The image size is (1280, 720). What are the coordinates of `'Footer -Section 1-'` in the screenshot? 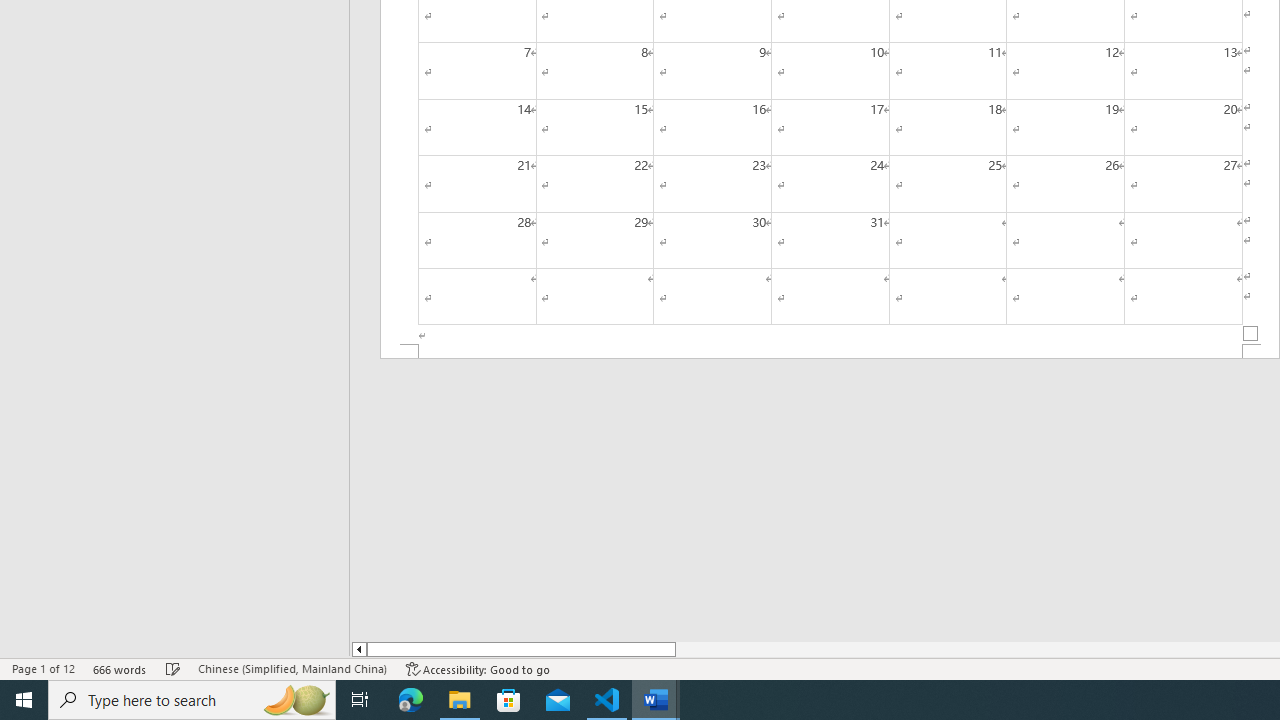 It's located at (830, 350).